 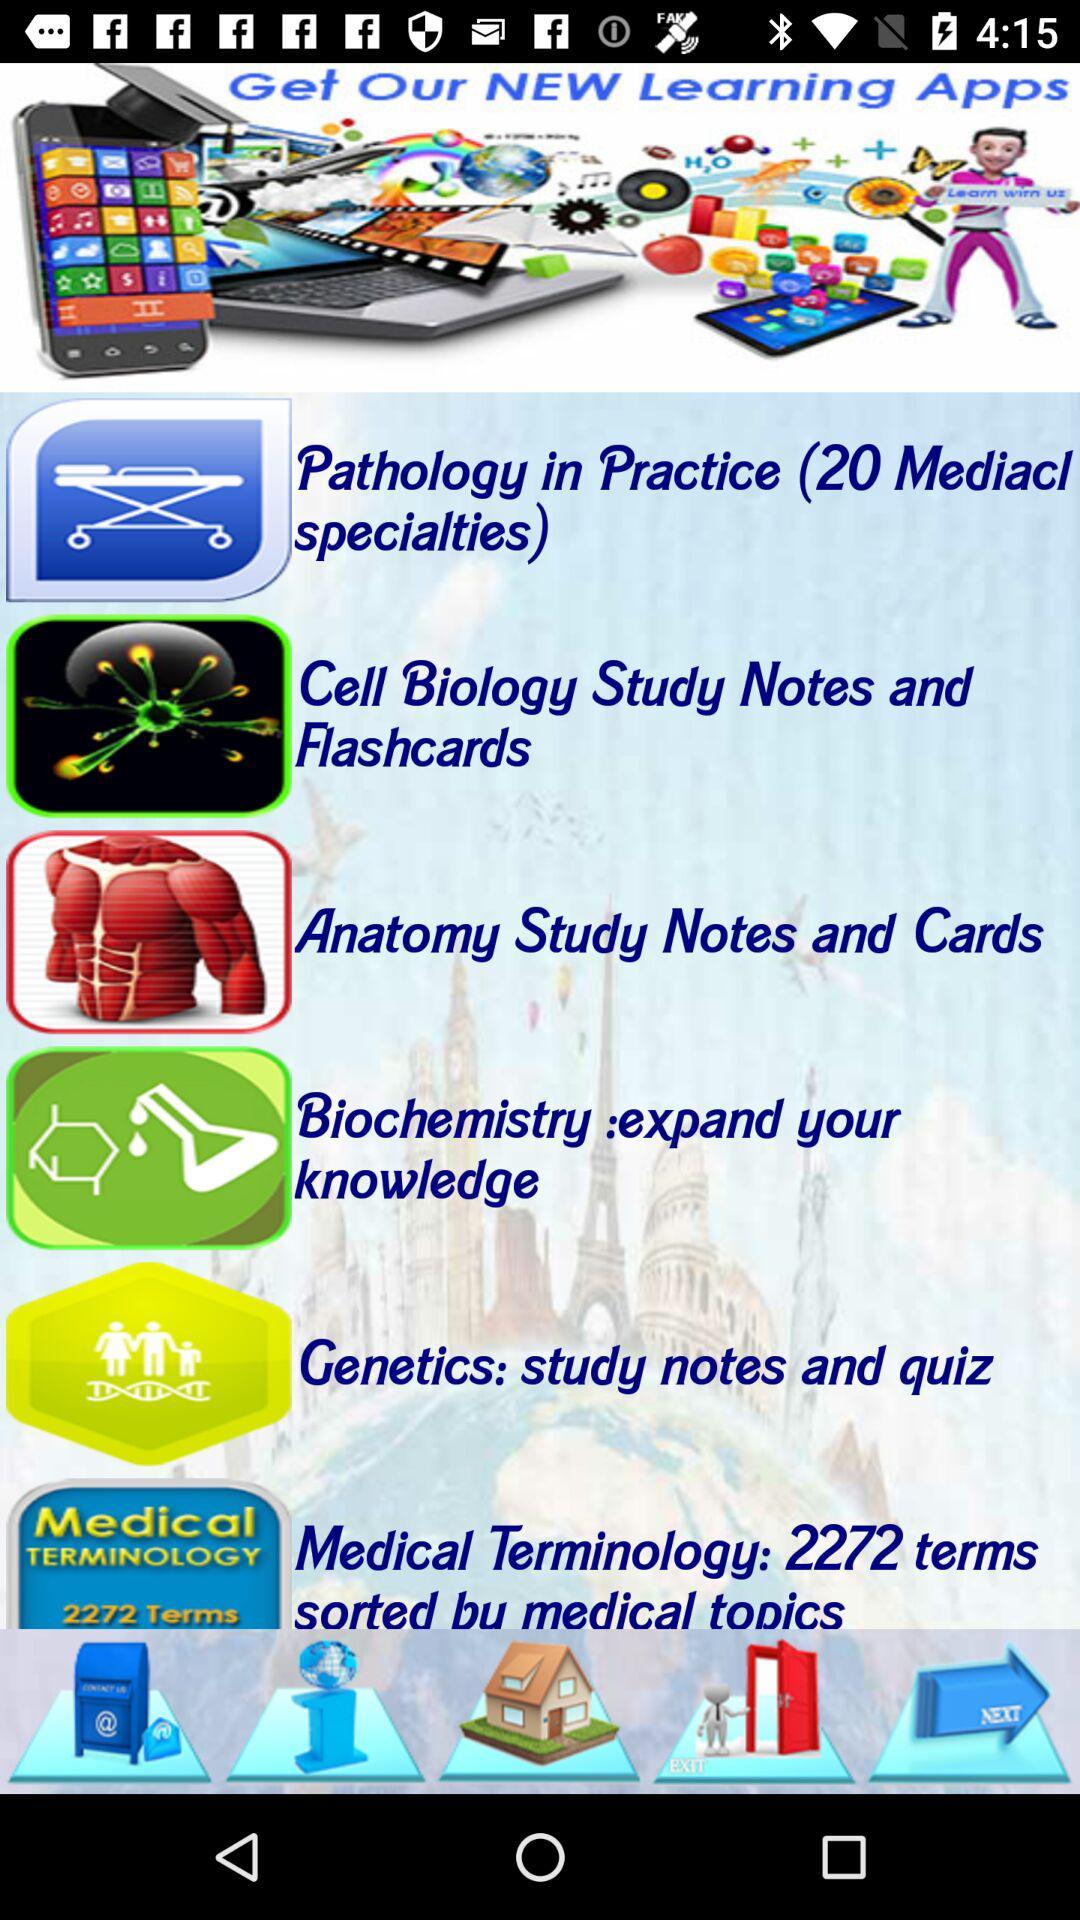 What do you see at coordinates (147, 500) in the screenshot?
I see `pathology in practice` at bounding box center [147, 500].